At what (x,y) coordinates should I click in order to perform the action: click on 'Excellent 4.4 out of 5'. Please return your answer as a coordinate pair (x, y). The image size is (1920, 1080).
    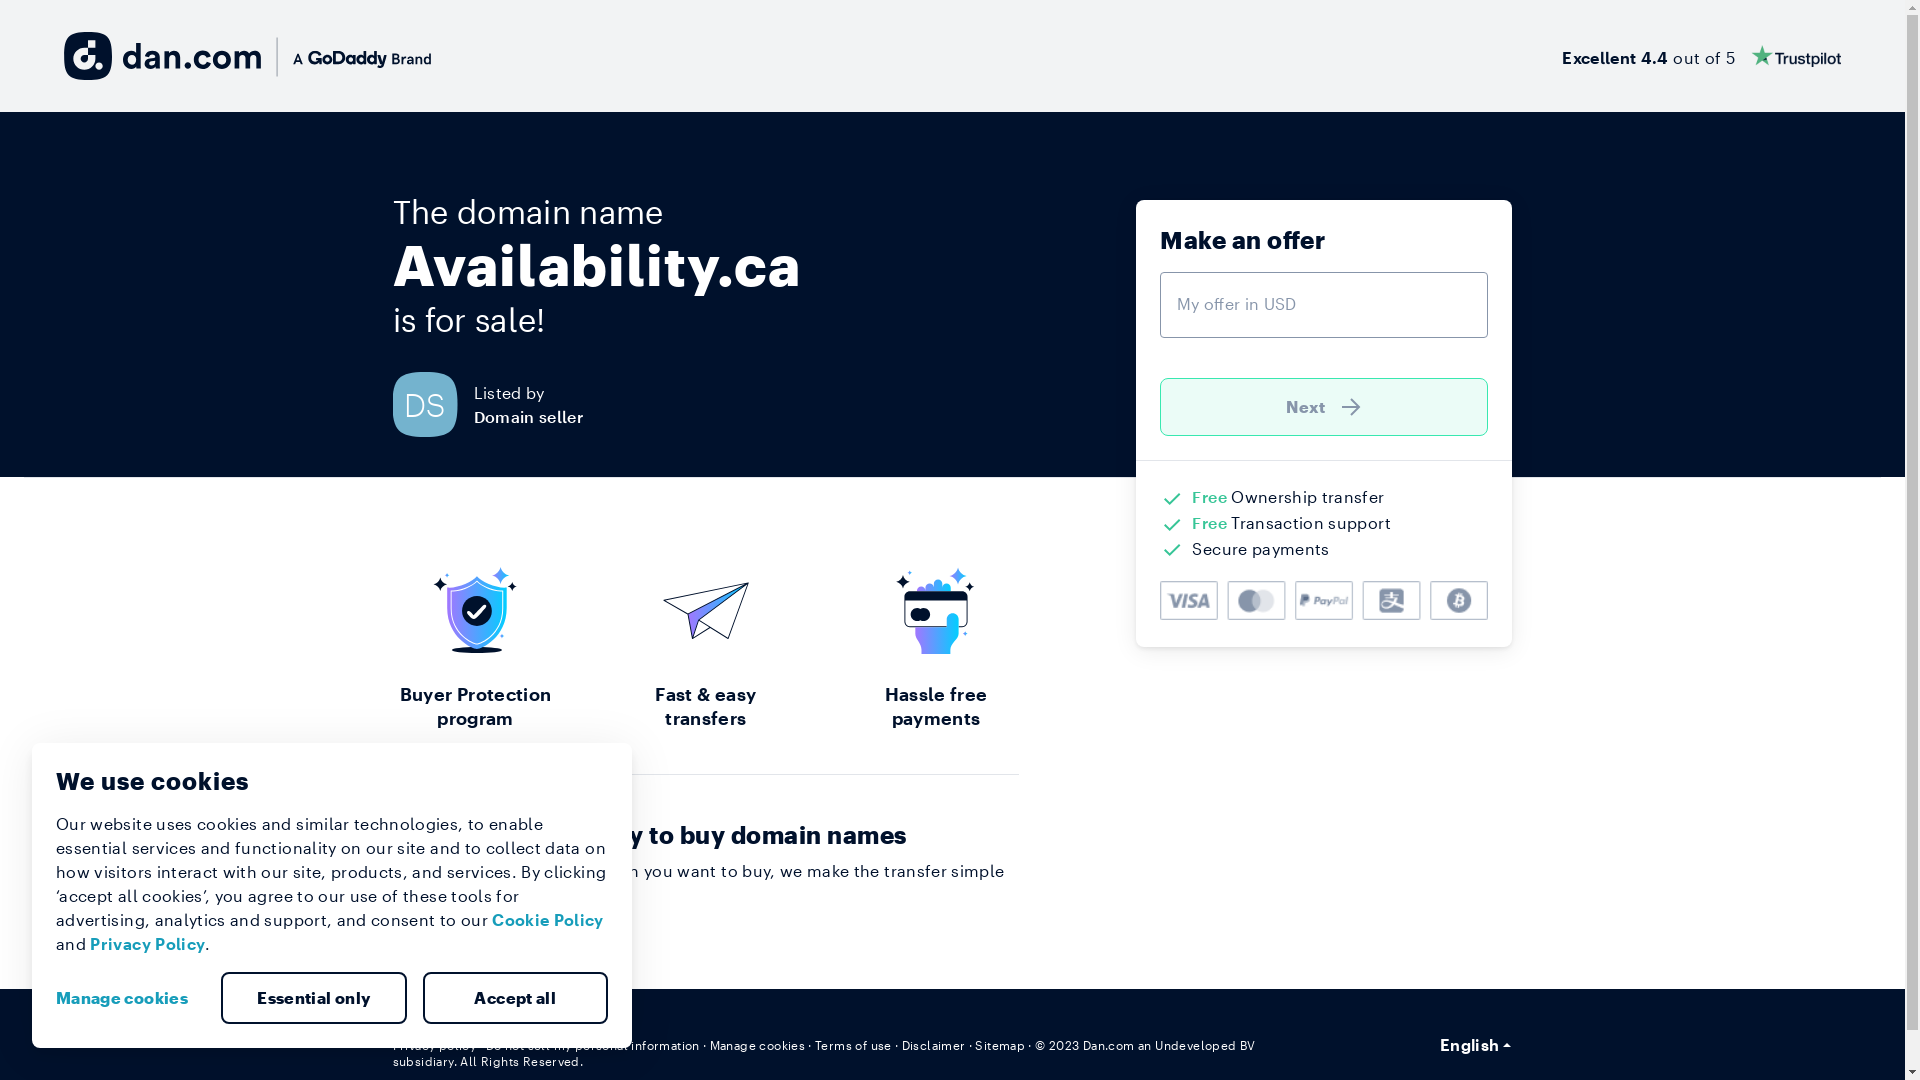
    Looking at the image, I should click on (1700, 55).